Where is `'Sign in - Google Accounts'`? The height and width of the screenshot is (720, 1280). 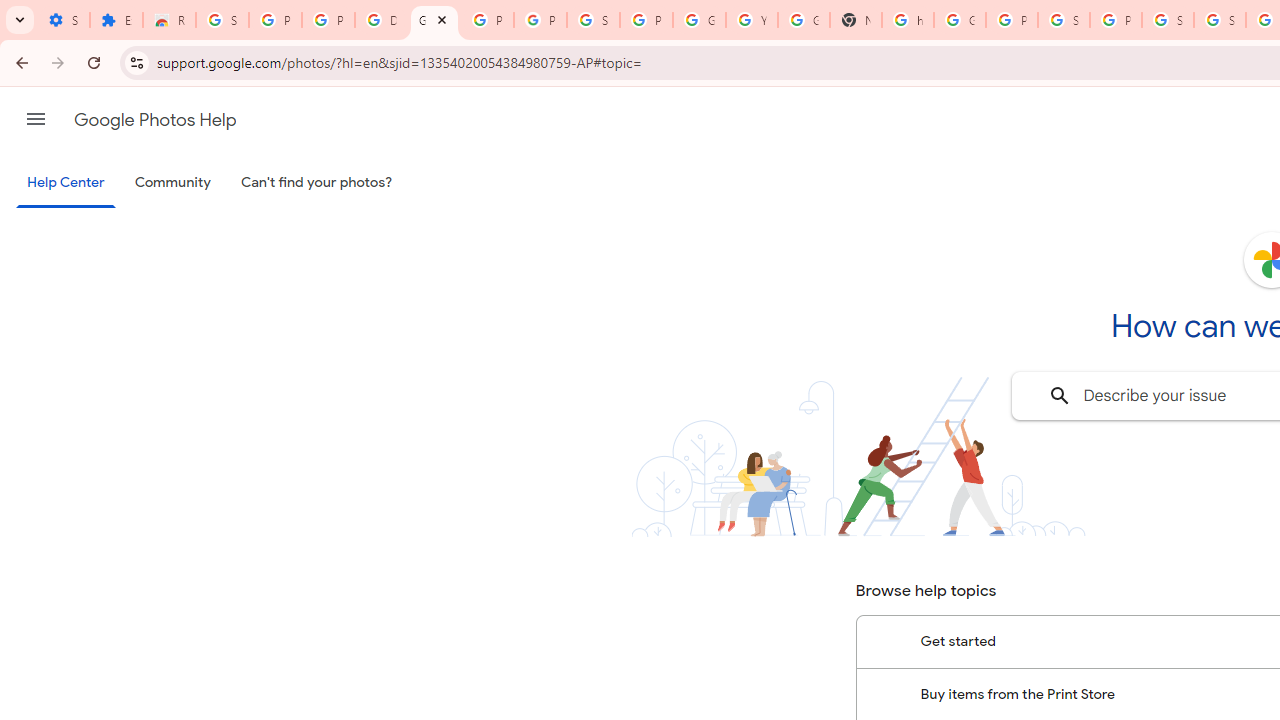
'Sign in - Google Accounts' is located at coordinates (1168, 20).